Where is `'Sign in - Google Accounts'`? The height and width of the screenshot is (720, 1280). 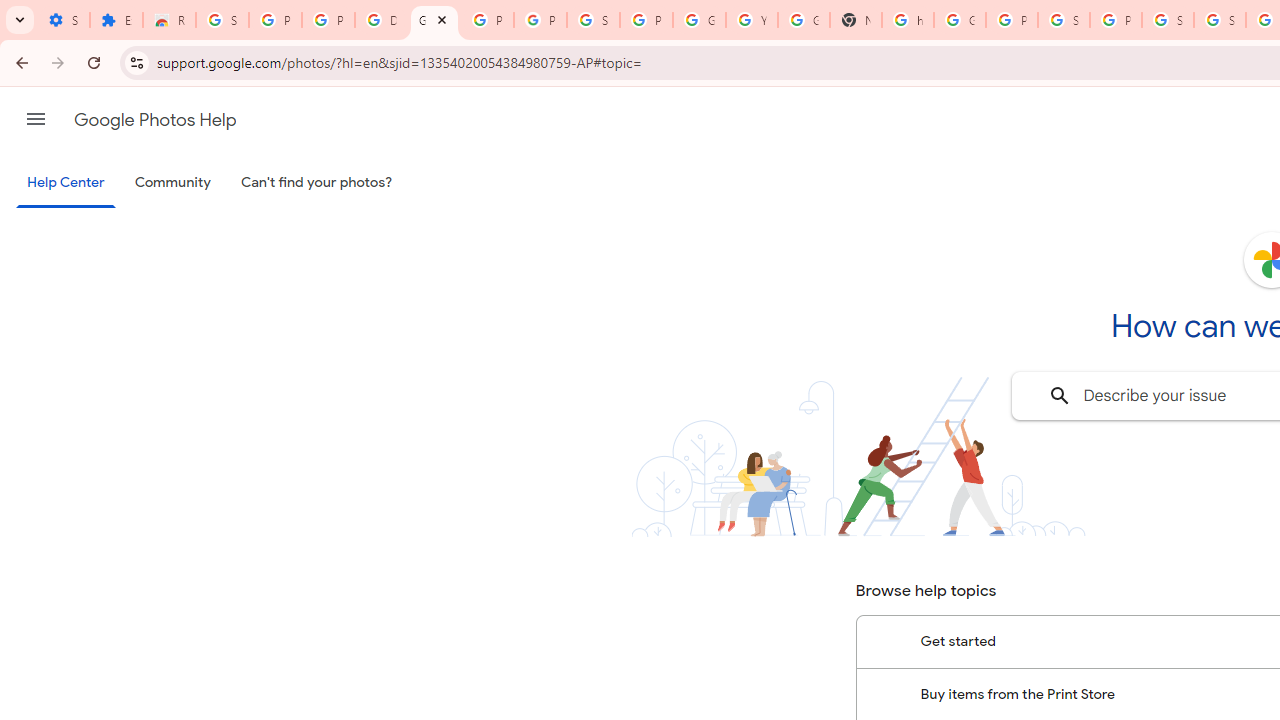
'Sign in - Google Accounts' is located at coordinates (1168, 20).